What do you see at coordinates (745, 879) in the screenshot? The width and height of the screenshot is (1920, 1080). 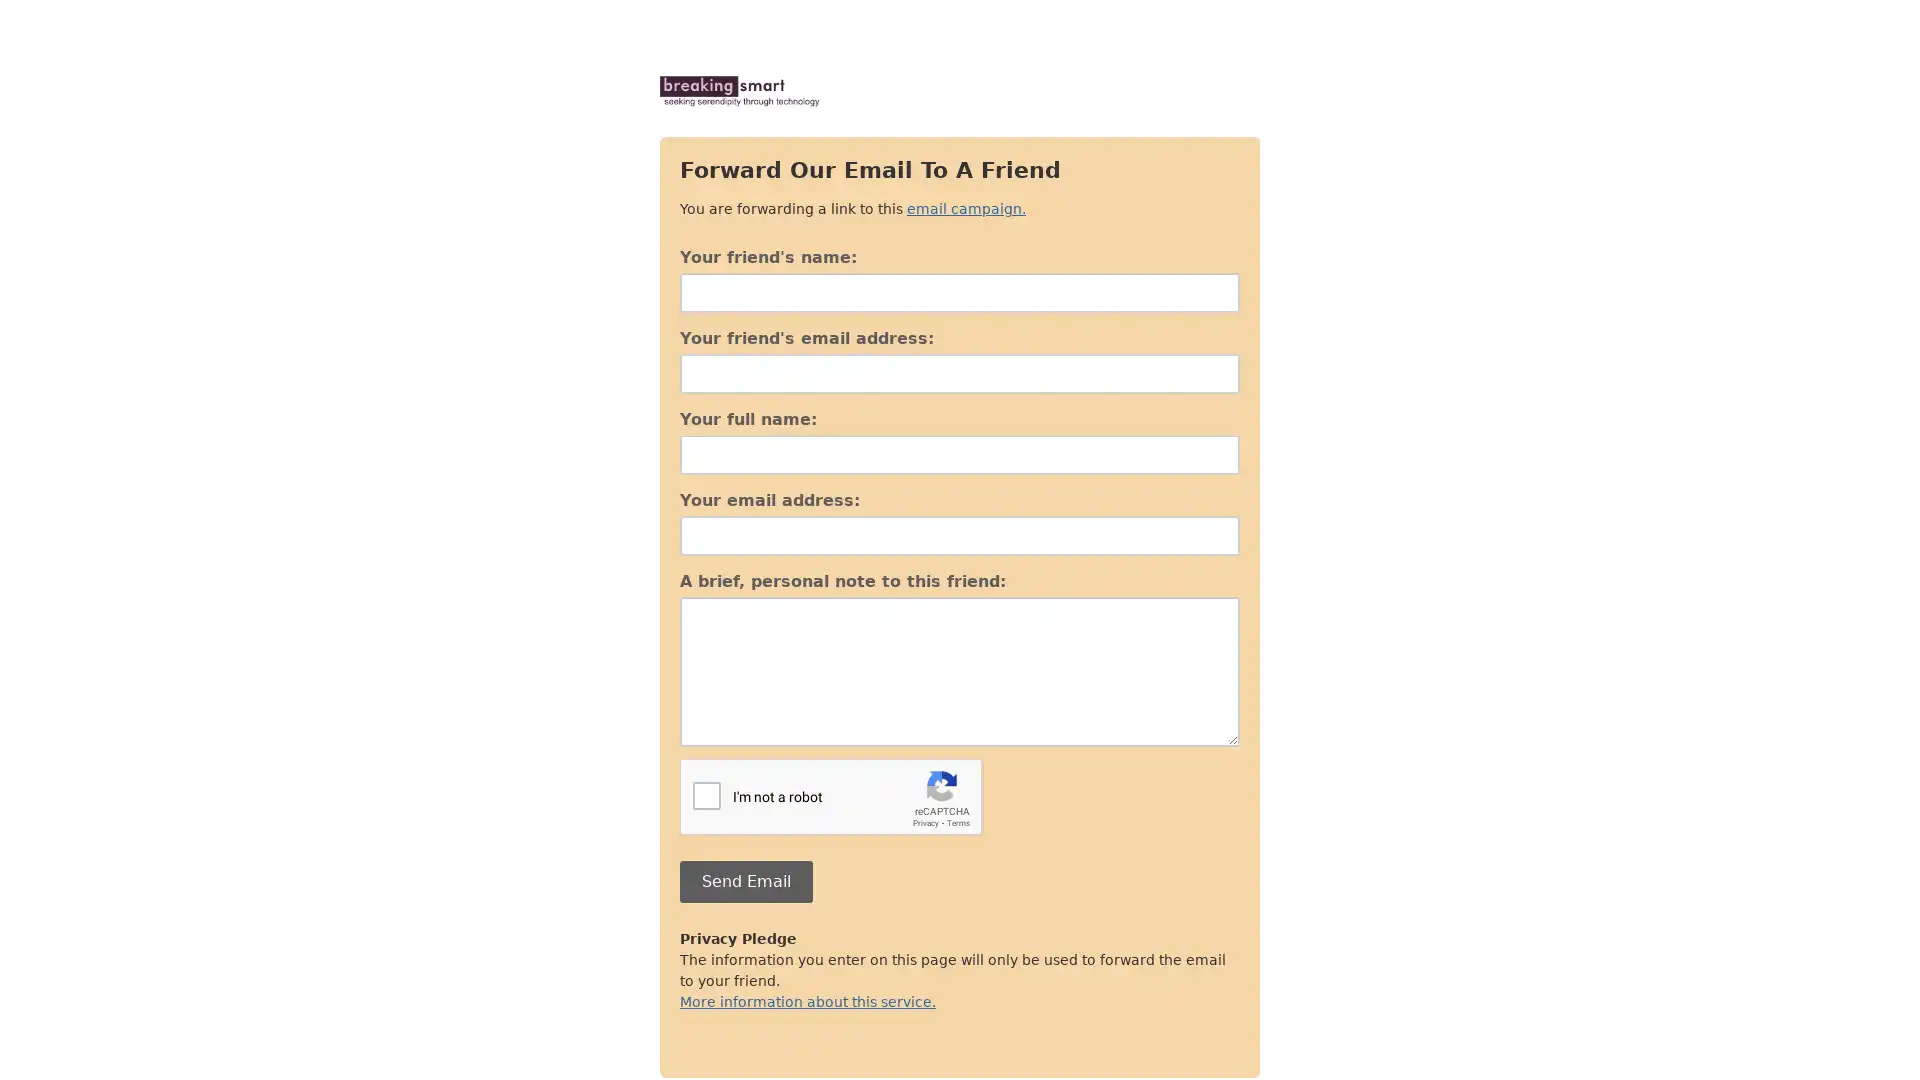 I see `Send Email` at bounding box center [745, 879].